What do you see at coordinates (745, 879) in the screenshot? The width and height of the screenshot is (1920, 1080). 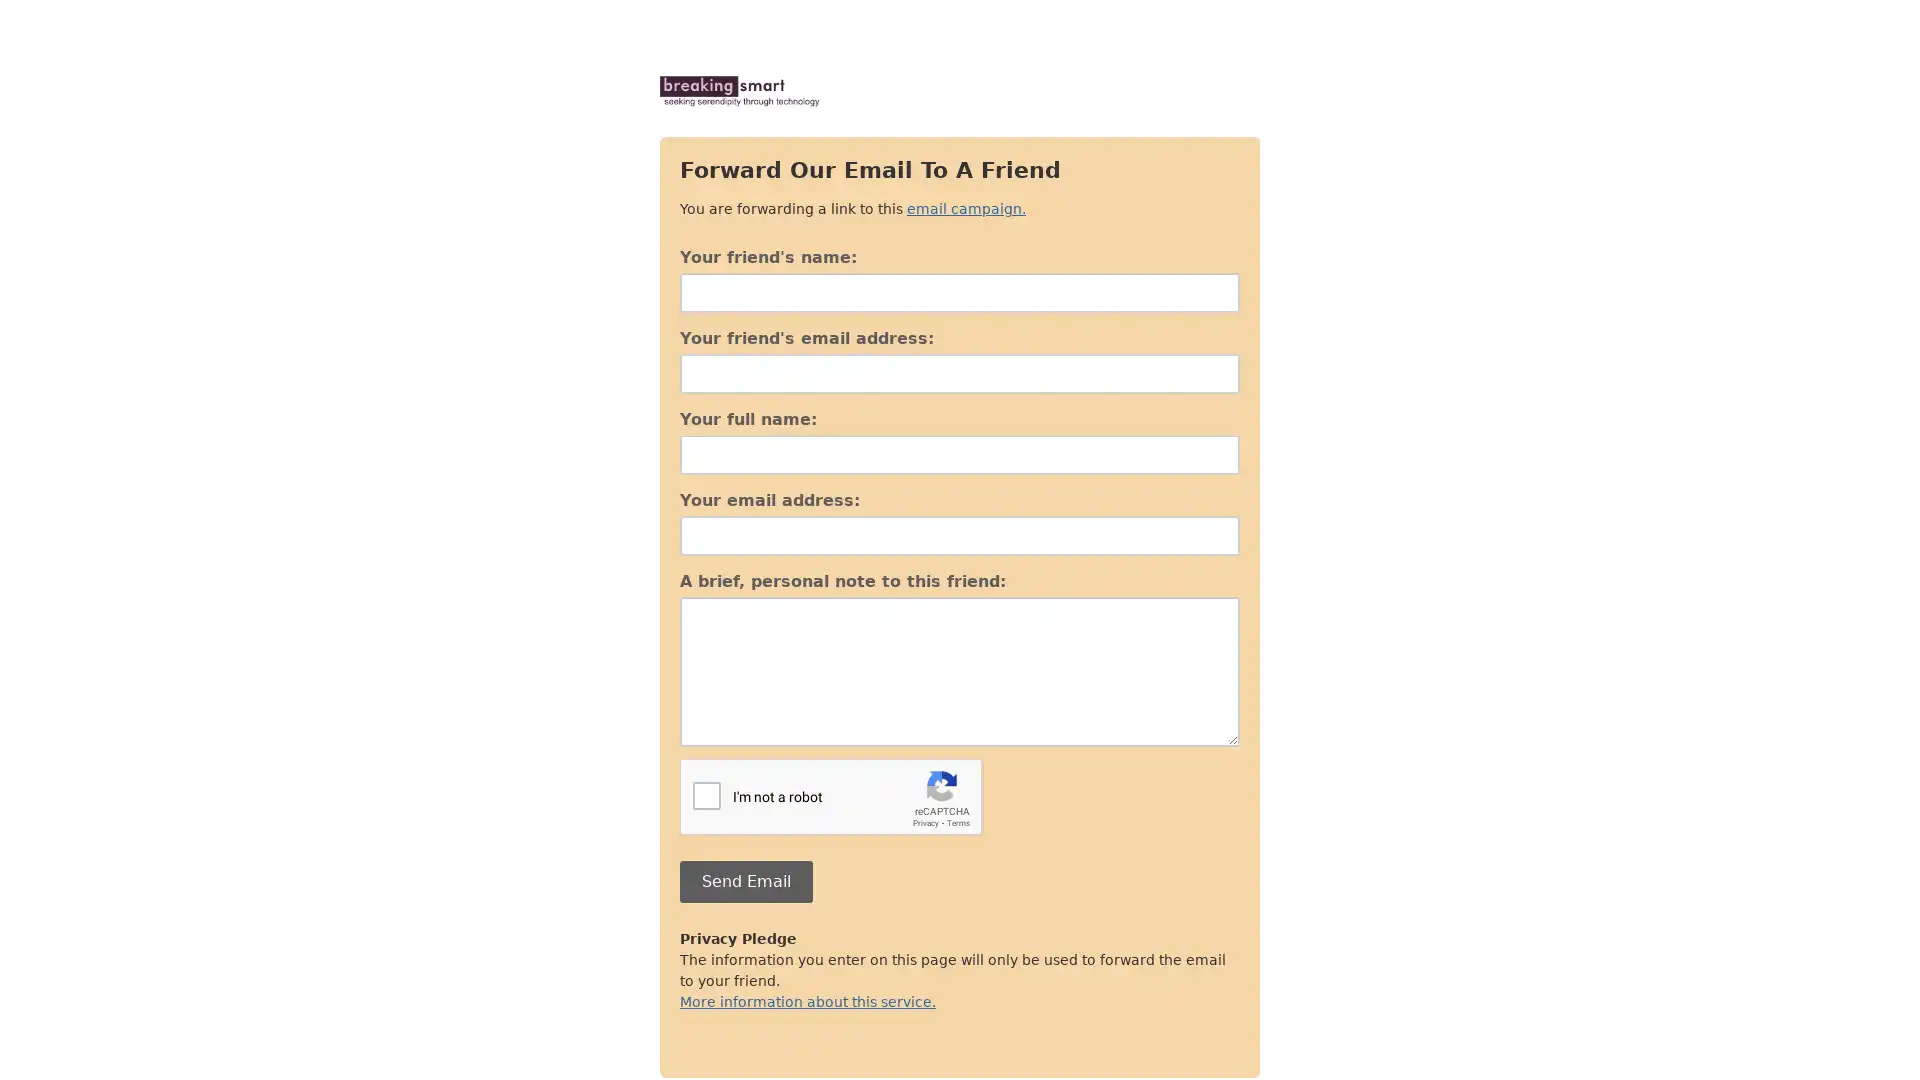 I see `Send Email` at bounding box center [745, 879].